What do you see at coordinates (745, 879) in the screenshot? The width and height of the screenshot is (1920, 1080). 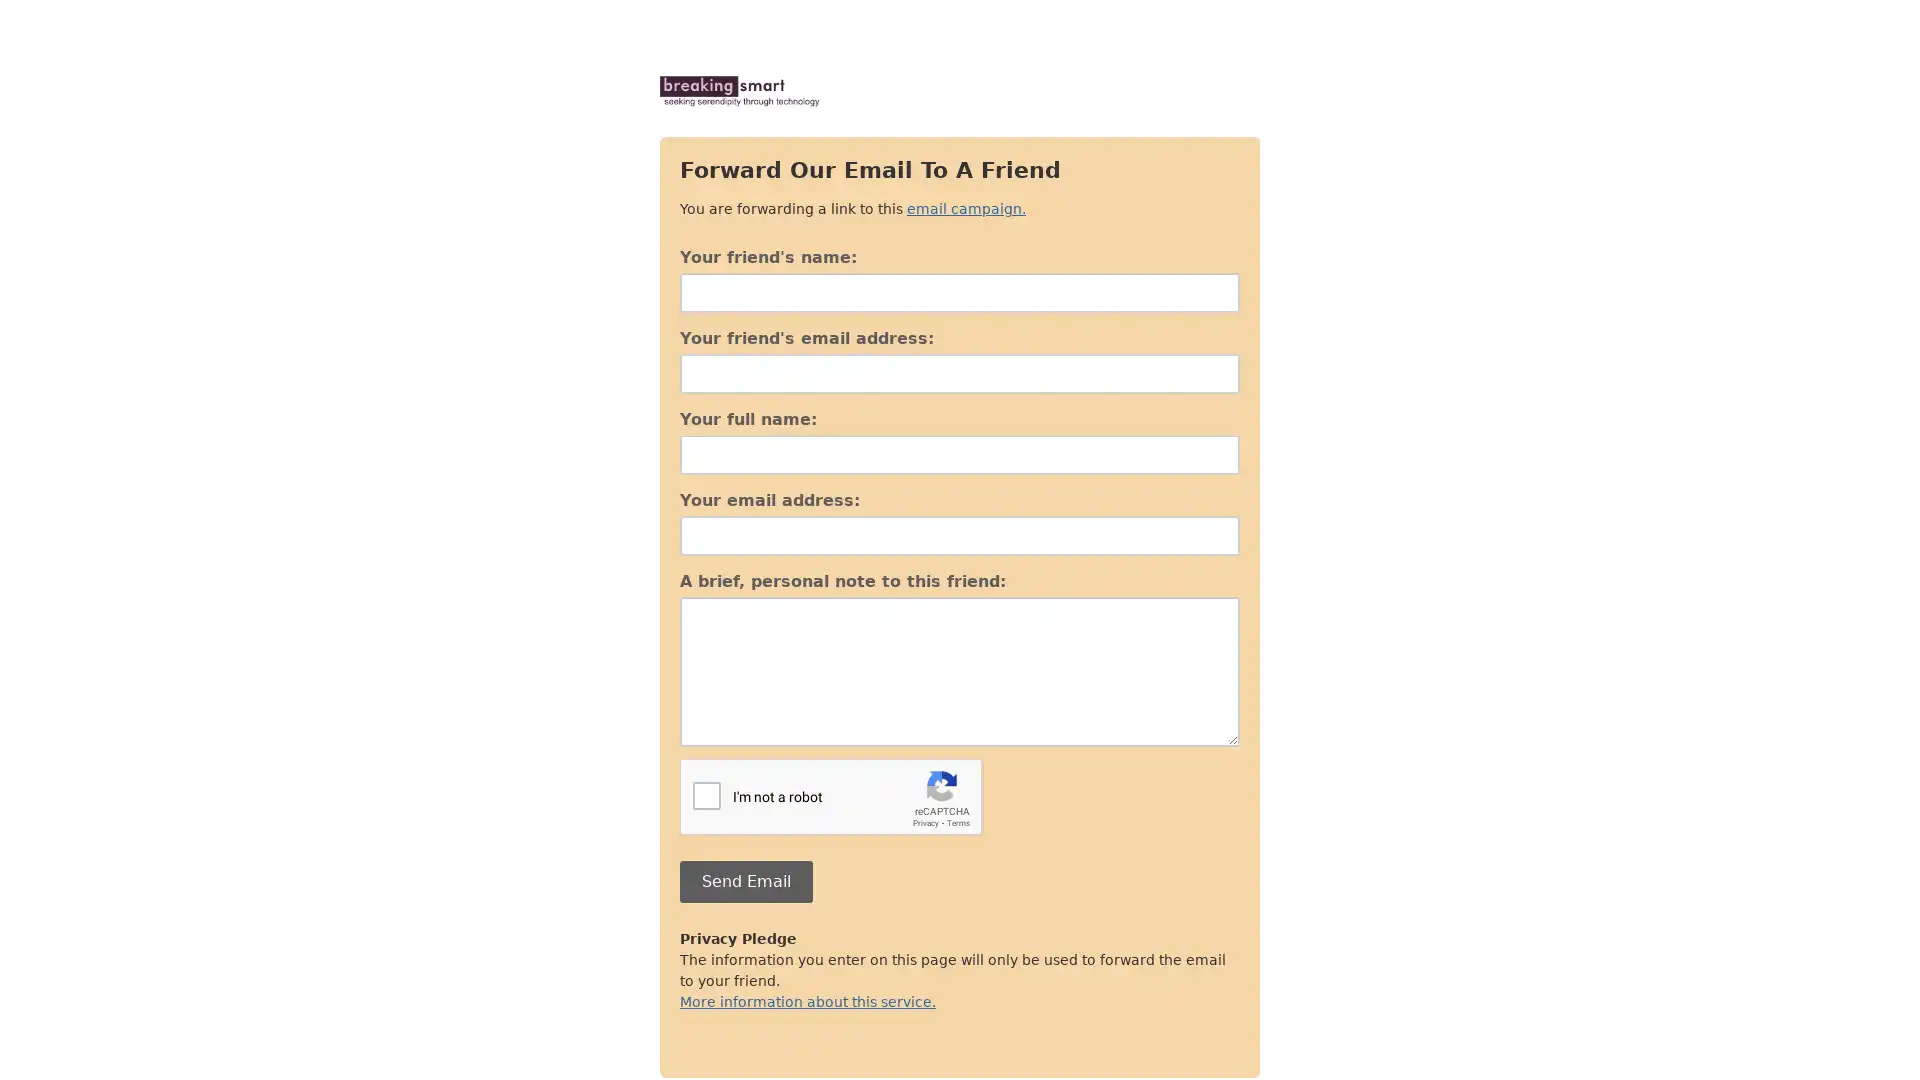 I see `Send Email` at bounding box center [745, 879].